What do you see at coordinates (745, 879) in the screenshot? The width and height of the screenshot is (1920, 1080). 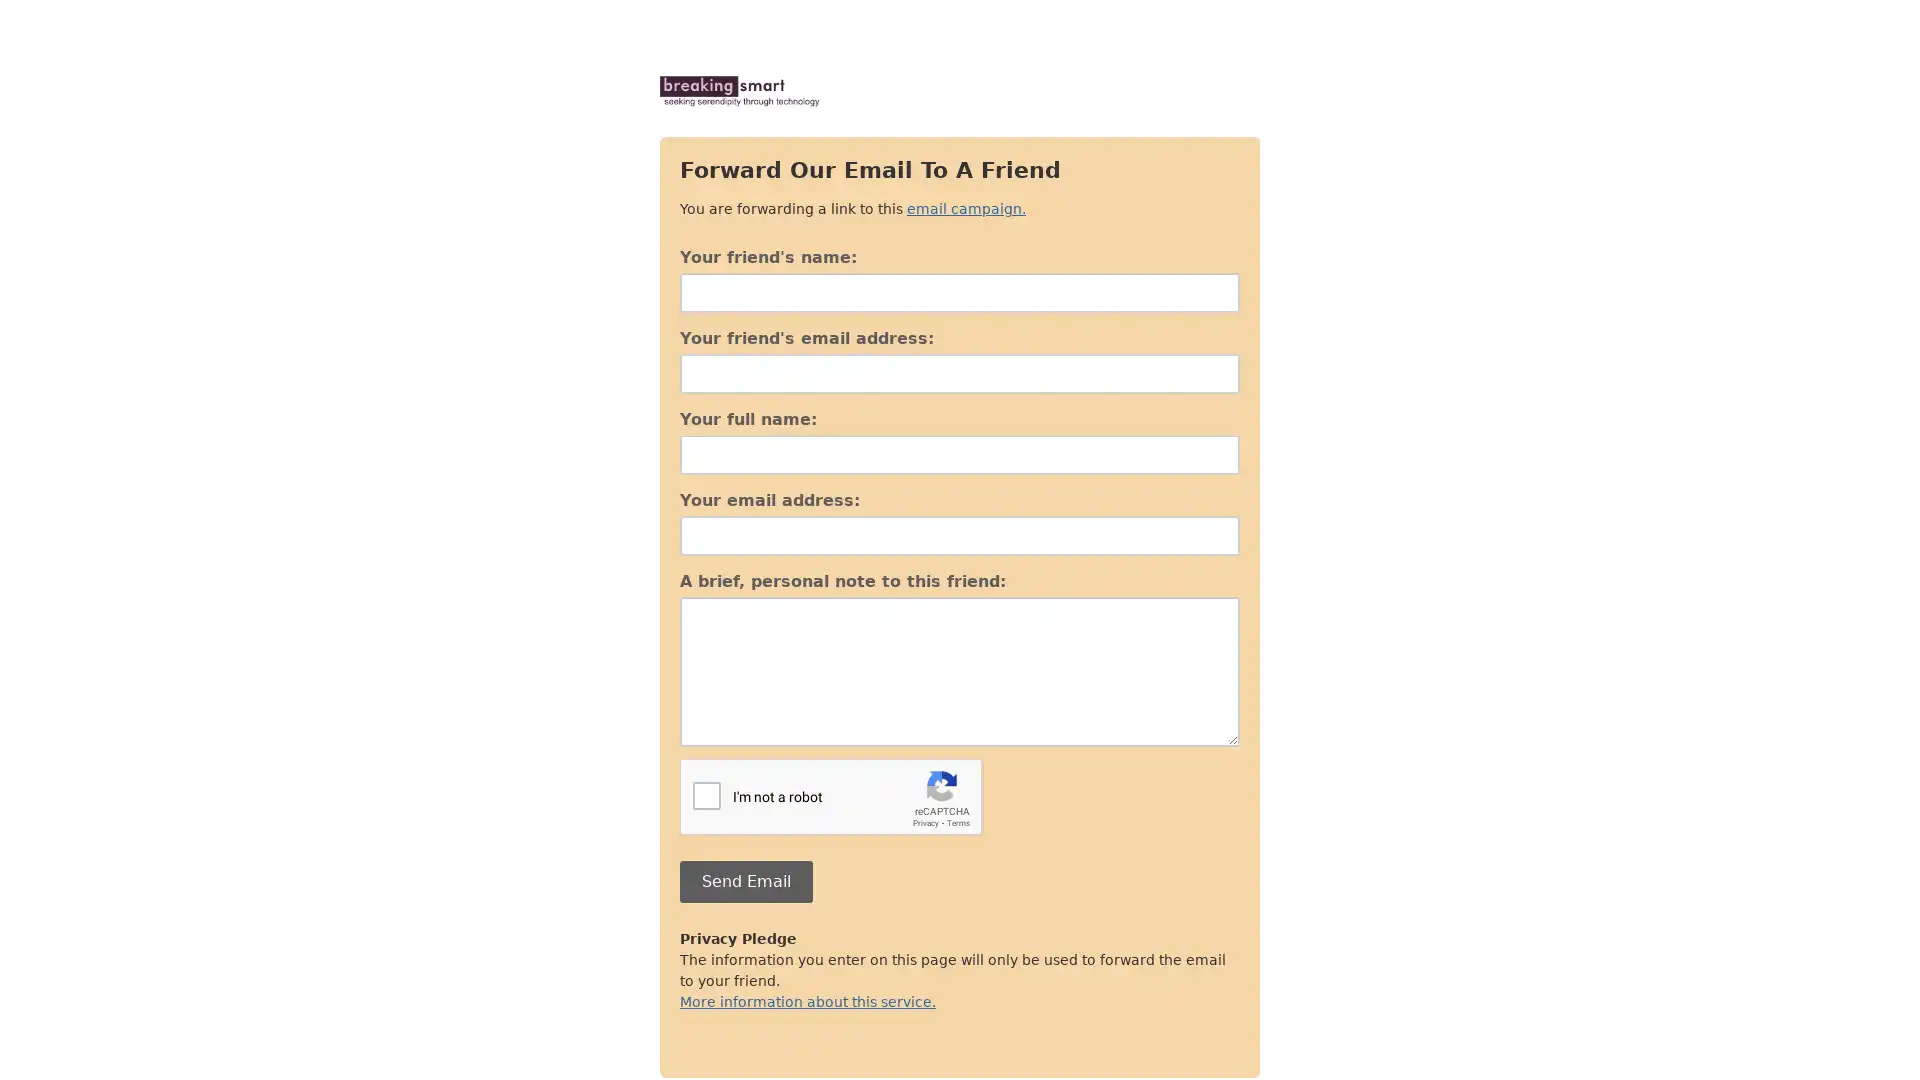 I see `Send Email` at bounding box center [745, 879].